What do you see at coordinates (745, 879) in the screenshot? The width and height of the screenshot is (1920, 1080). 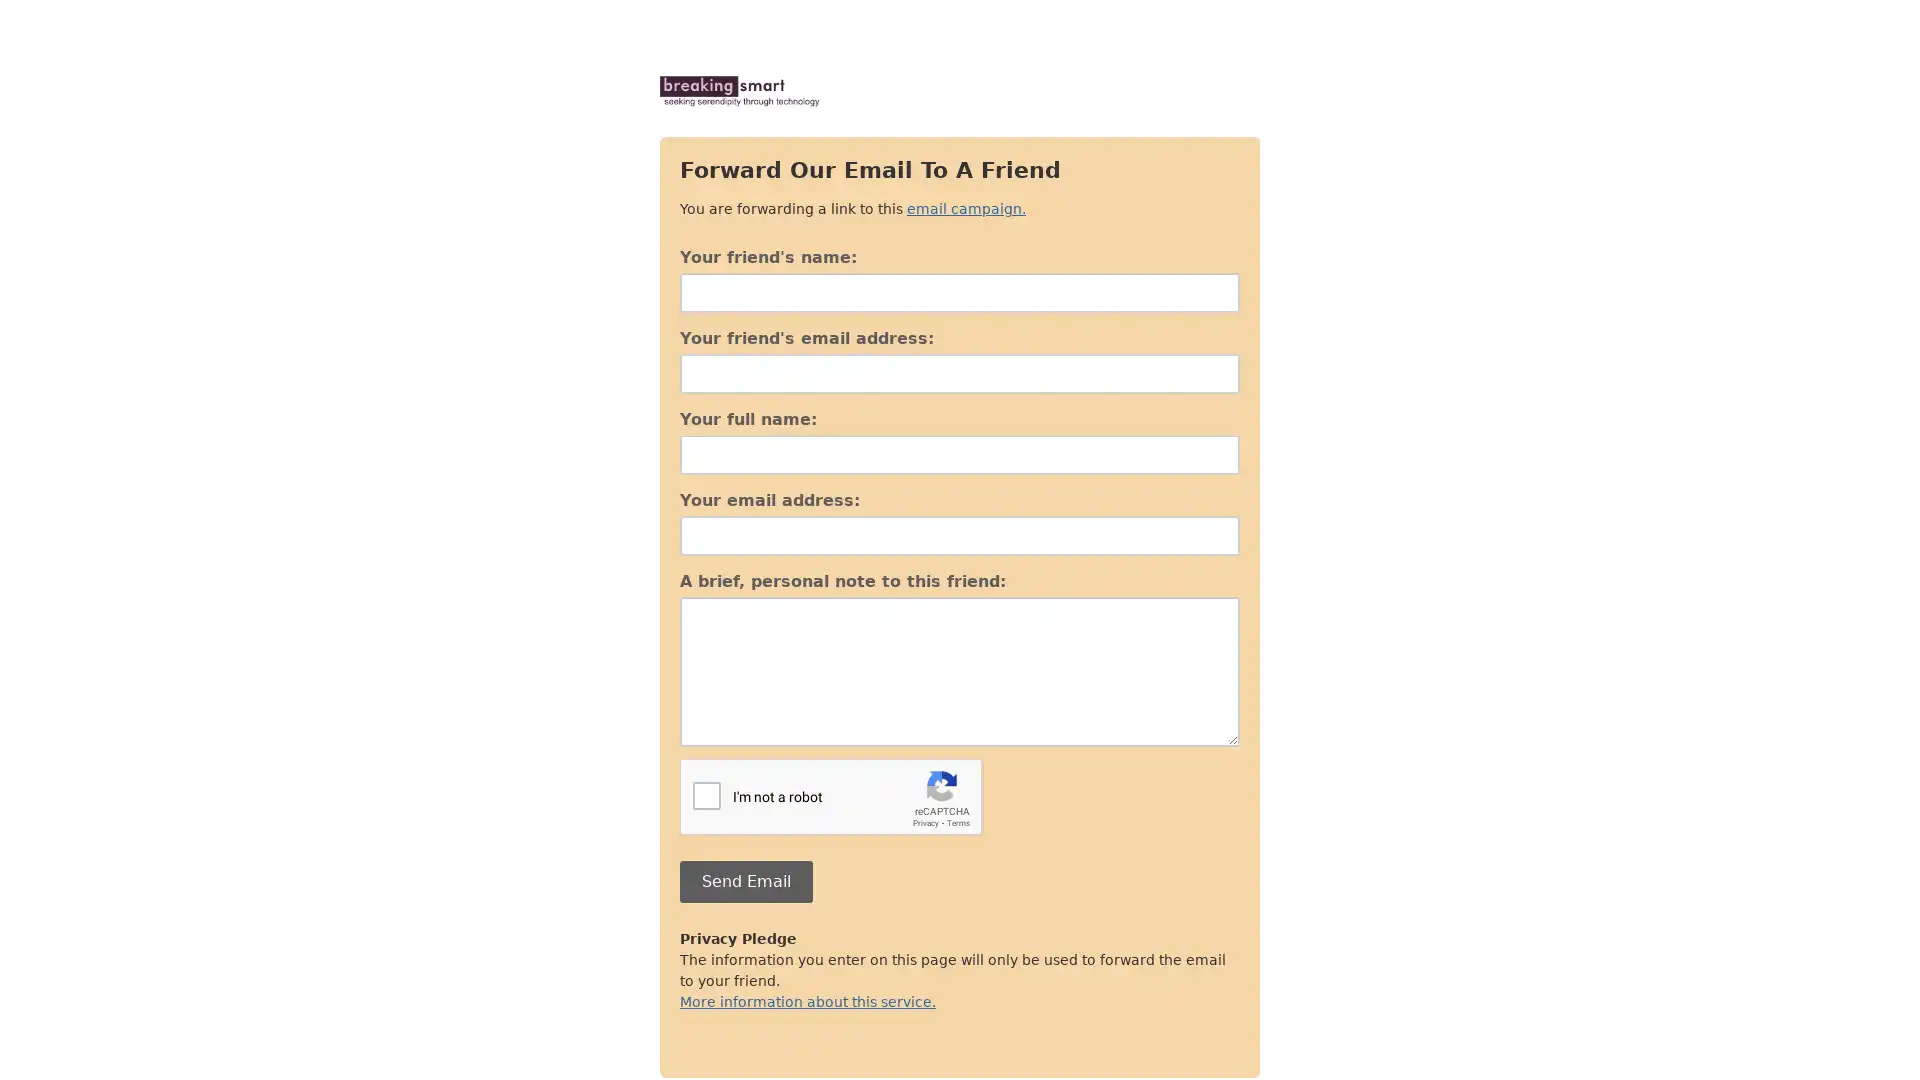 I see `Send Email` at bounding box center [745, 879].